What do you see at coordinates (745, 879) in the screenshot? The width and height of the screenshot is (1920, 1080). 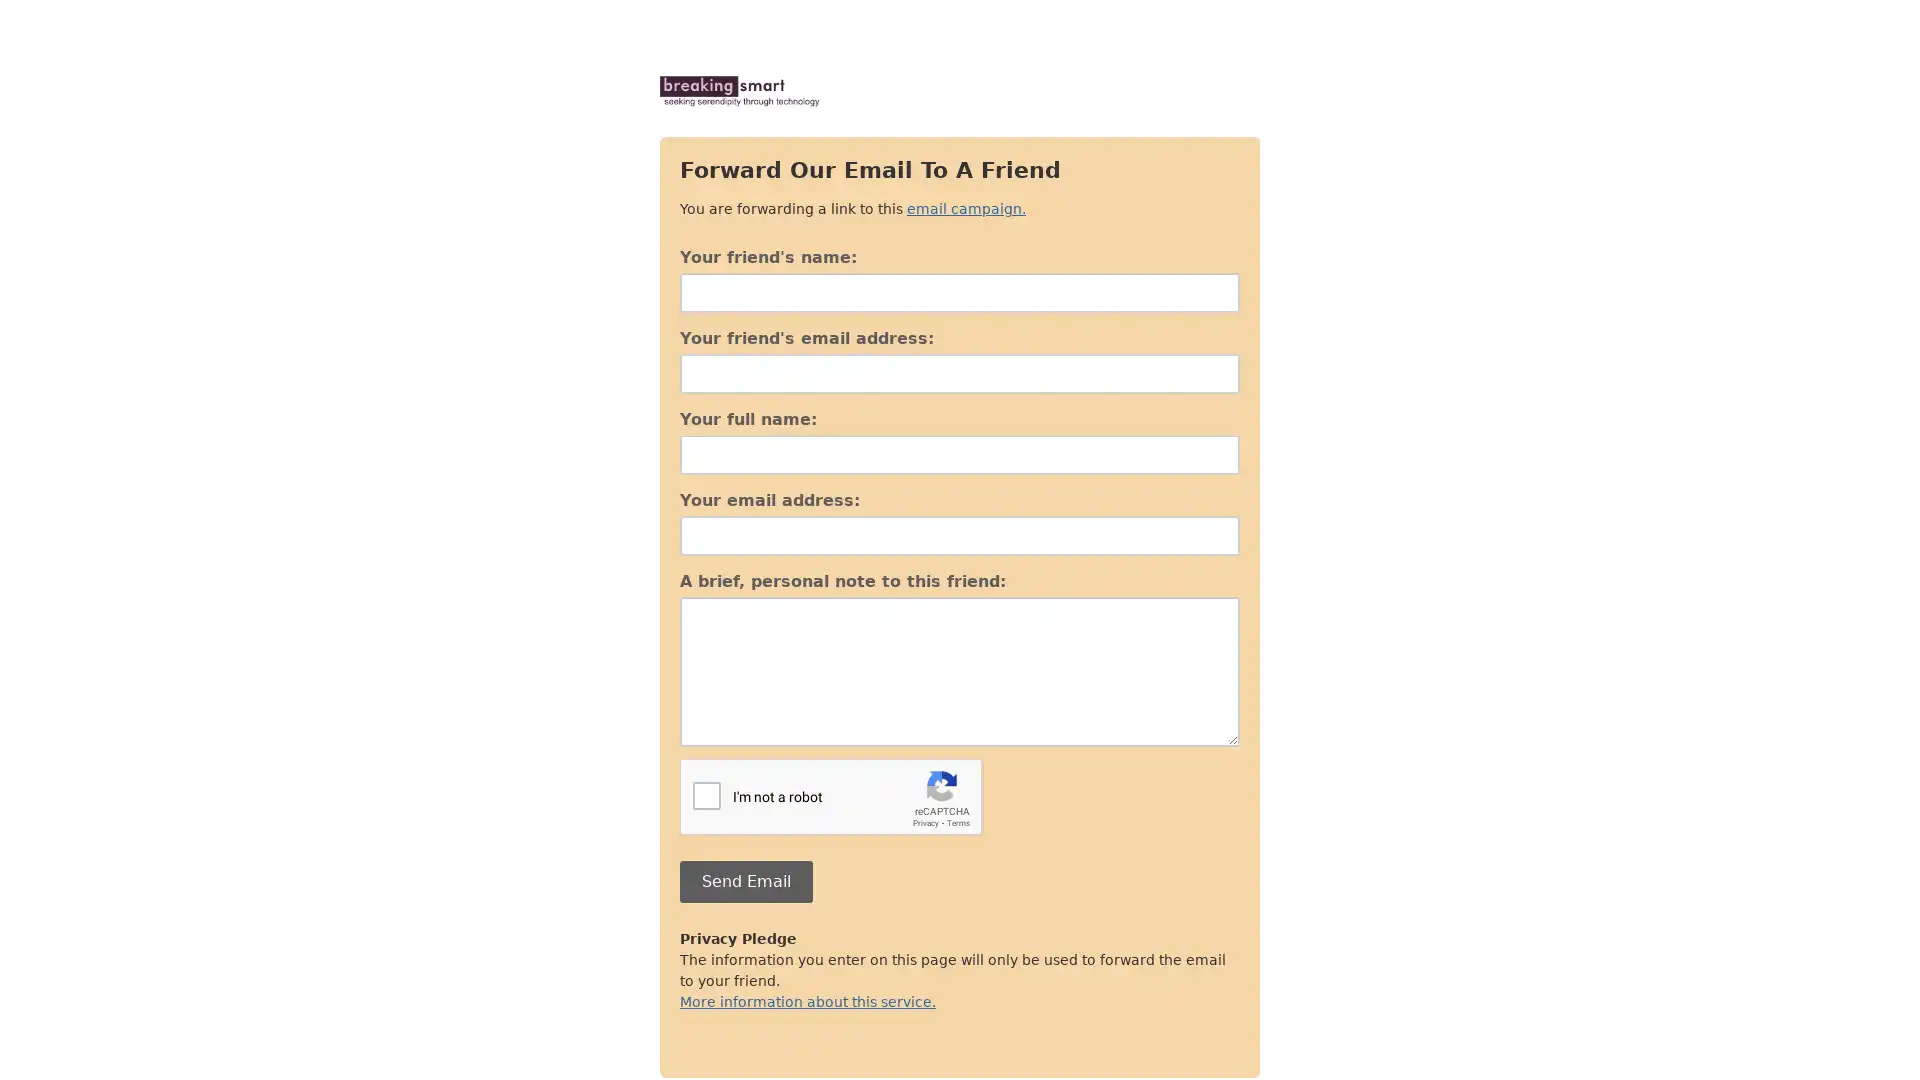 I see `Send Email` at bounding box center [745, 879].